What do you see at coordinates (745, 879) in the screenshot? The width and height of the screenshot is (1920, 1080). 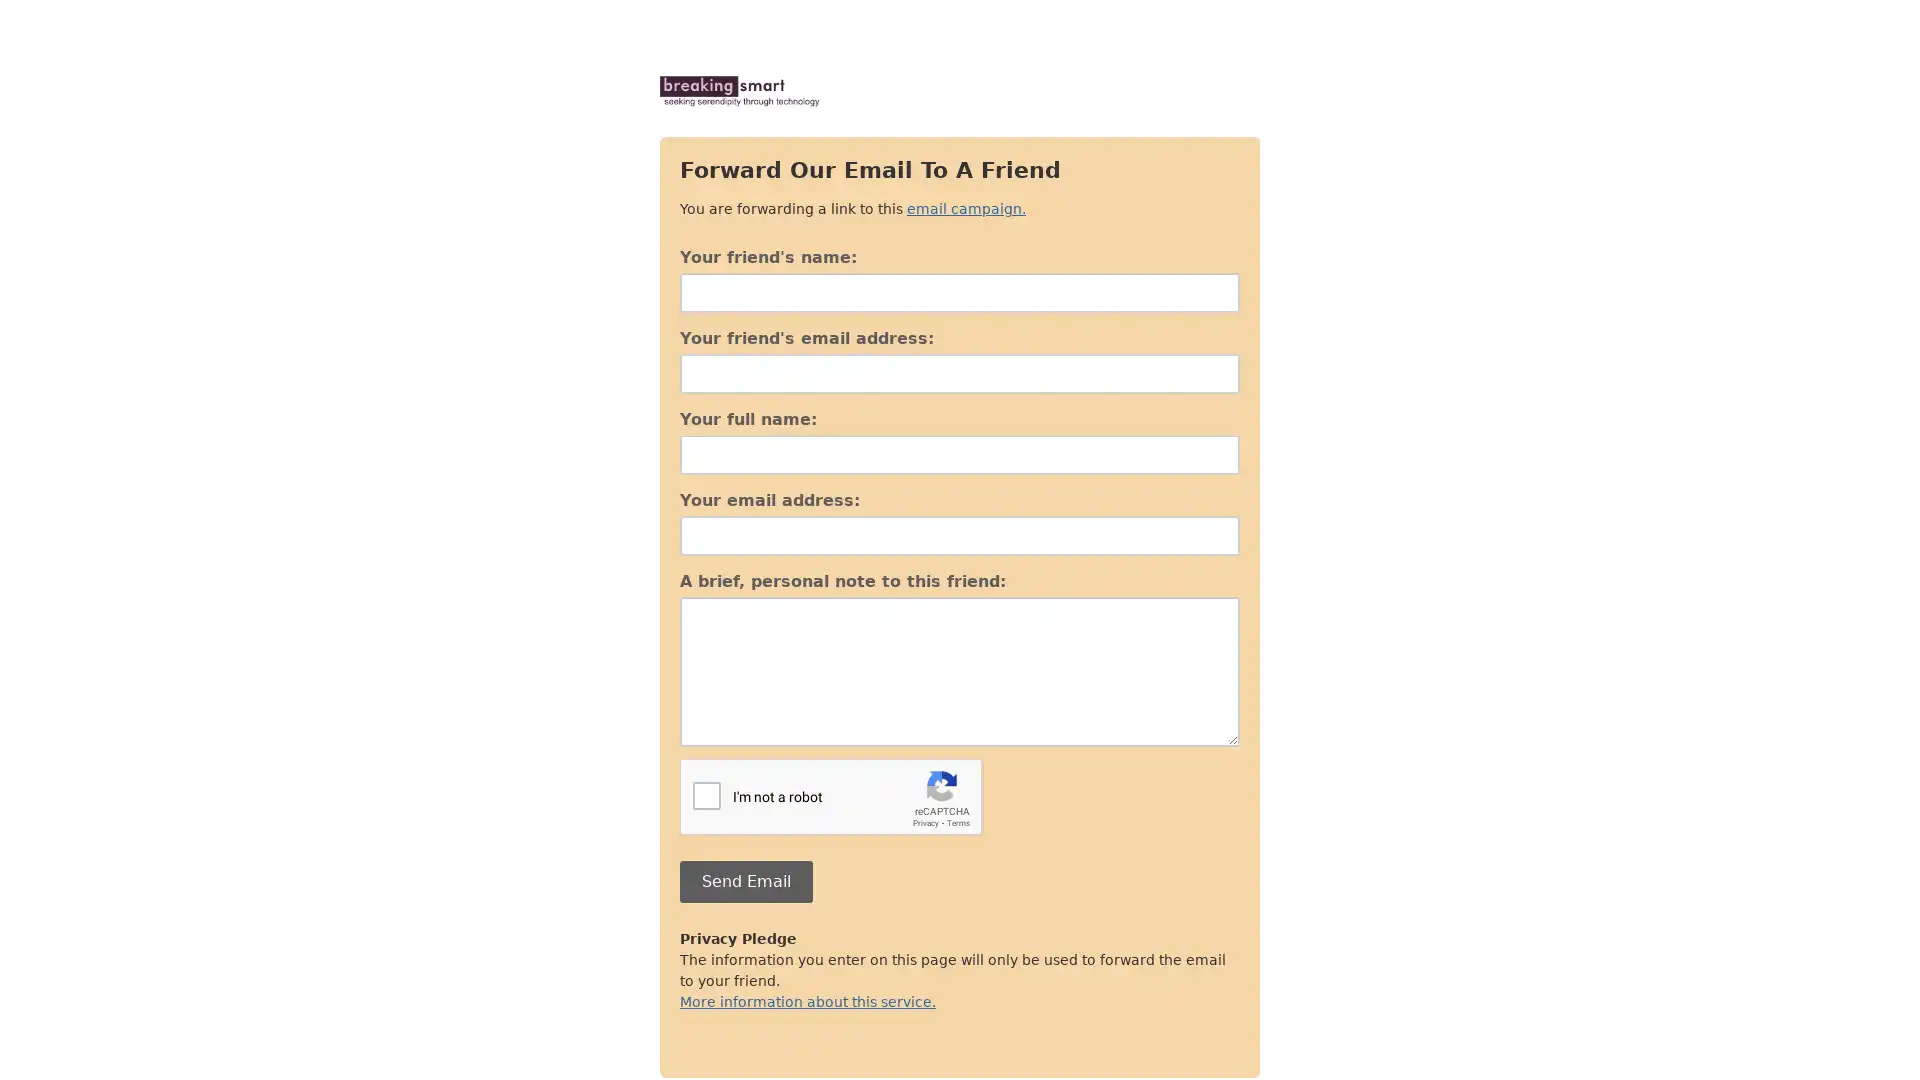 I see `Send Email` at bounding box center [745, 879].